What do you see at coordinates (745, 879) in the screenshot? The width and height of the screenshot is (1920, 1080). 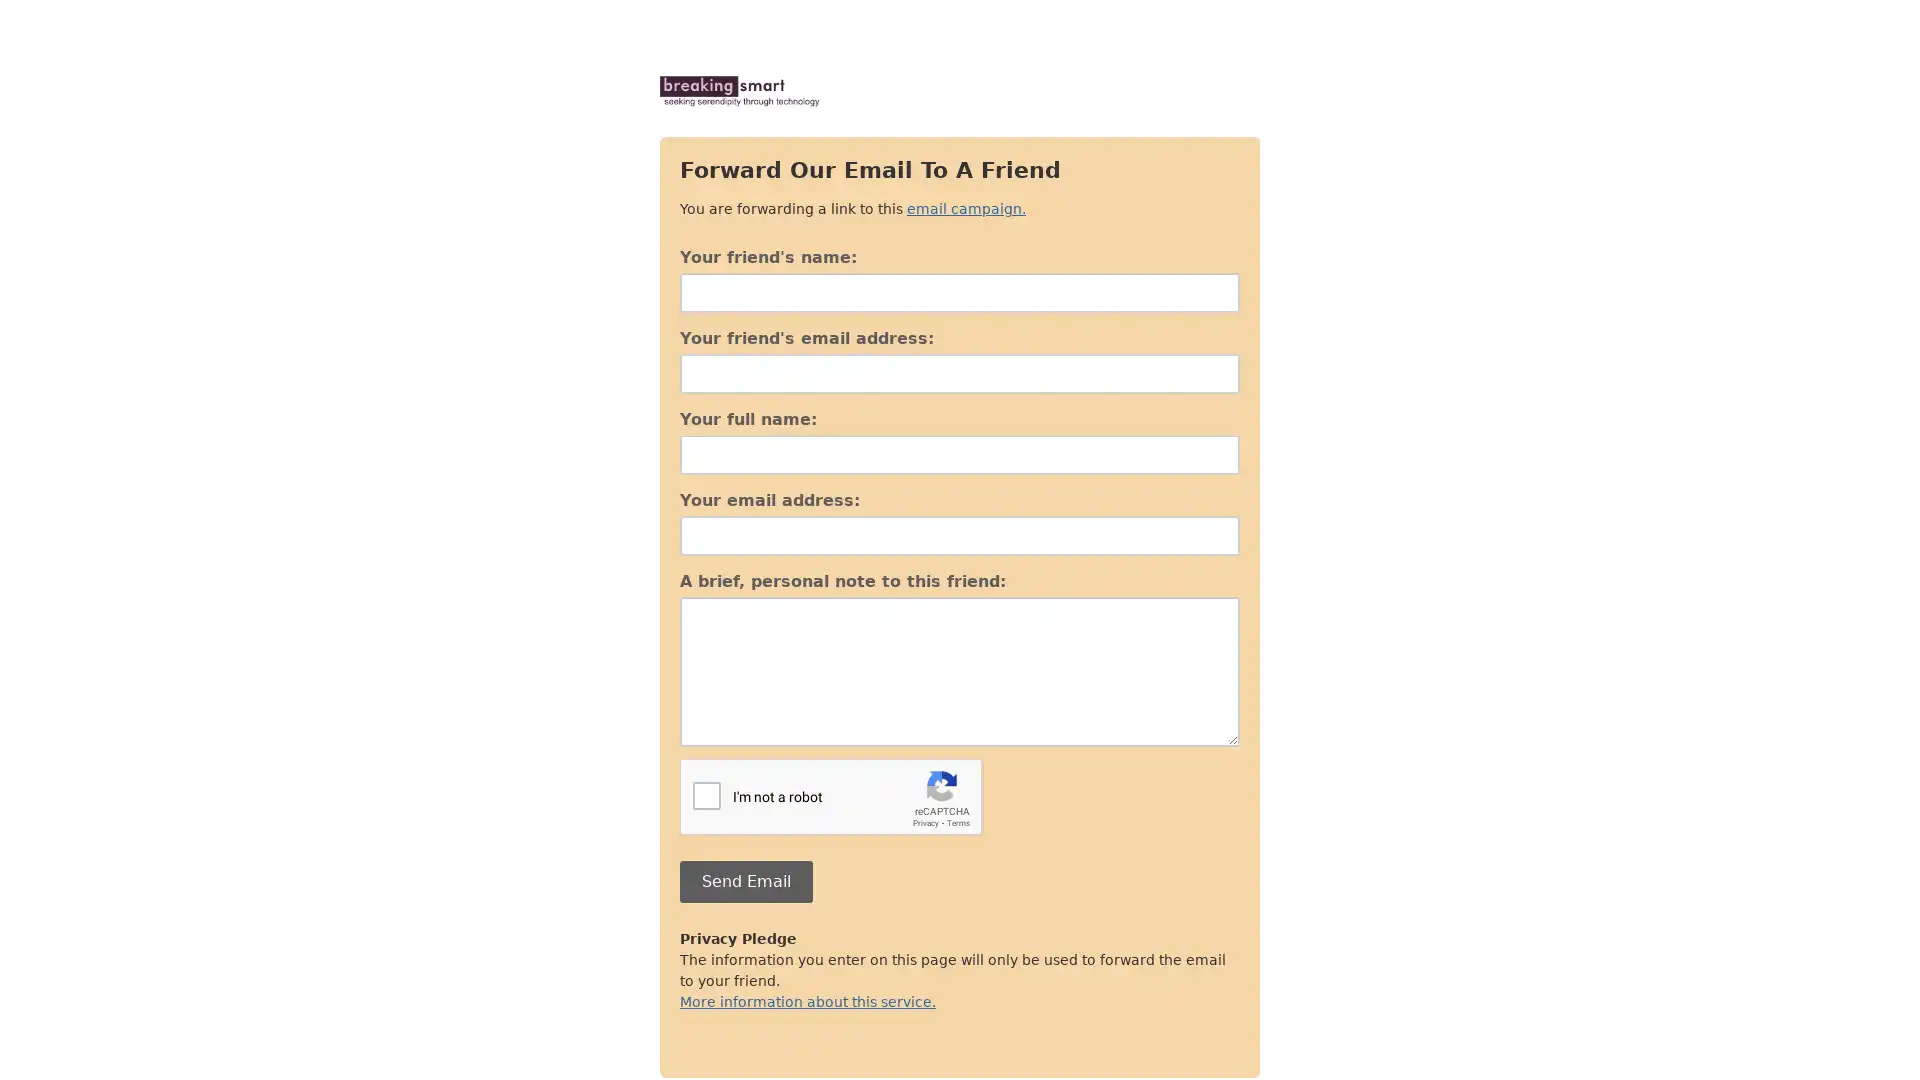 I see `Send Email` at bounding box center [745, 879].